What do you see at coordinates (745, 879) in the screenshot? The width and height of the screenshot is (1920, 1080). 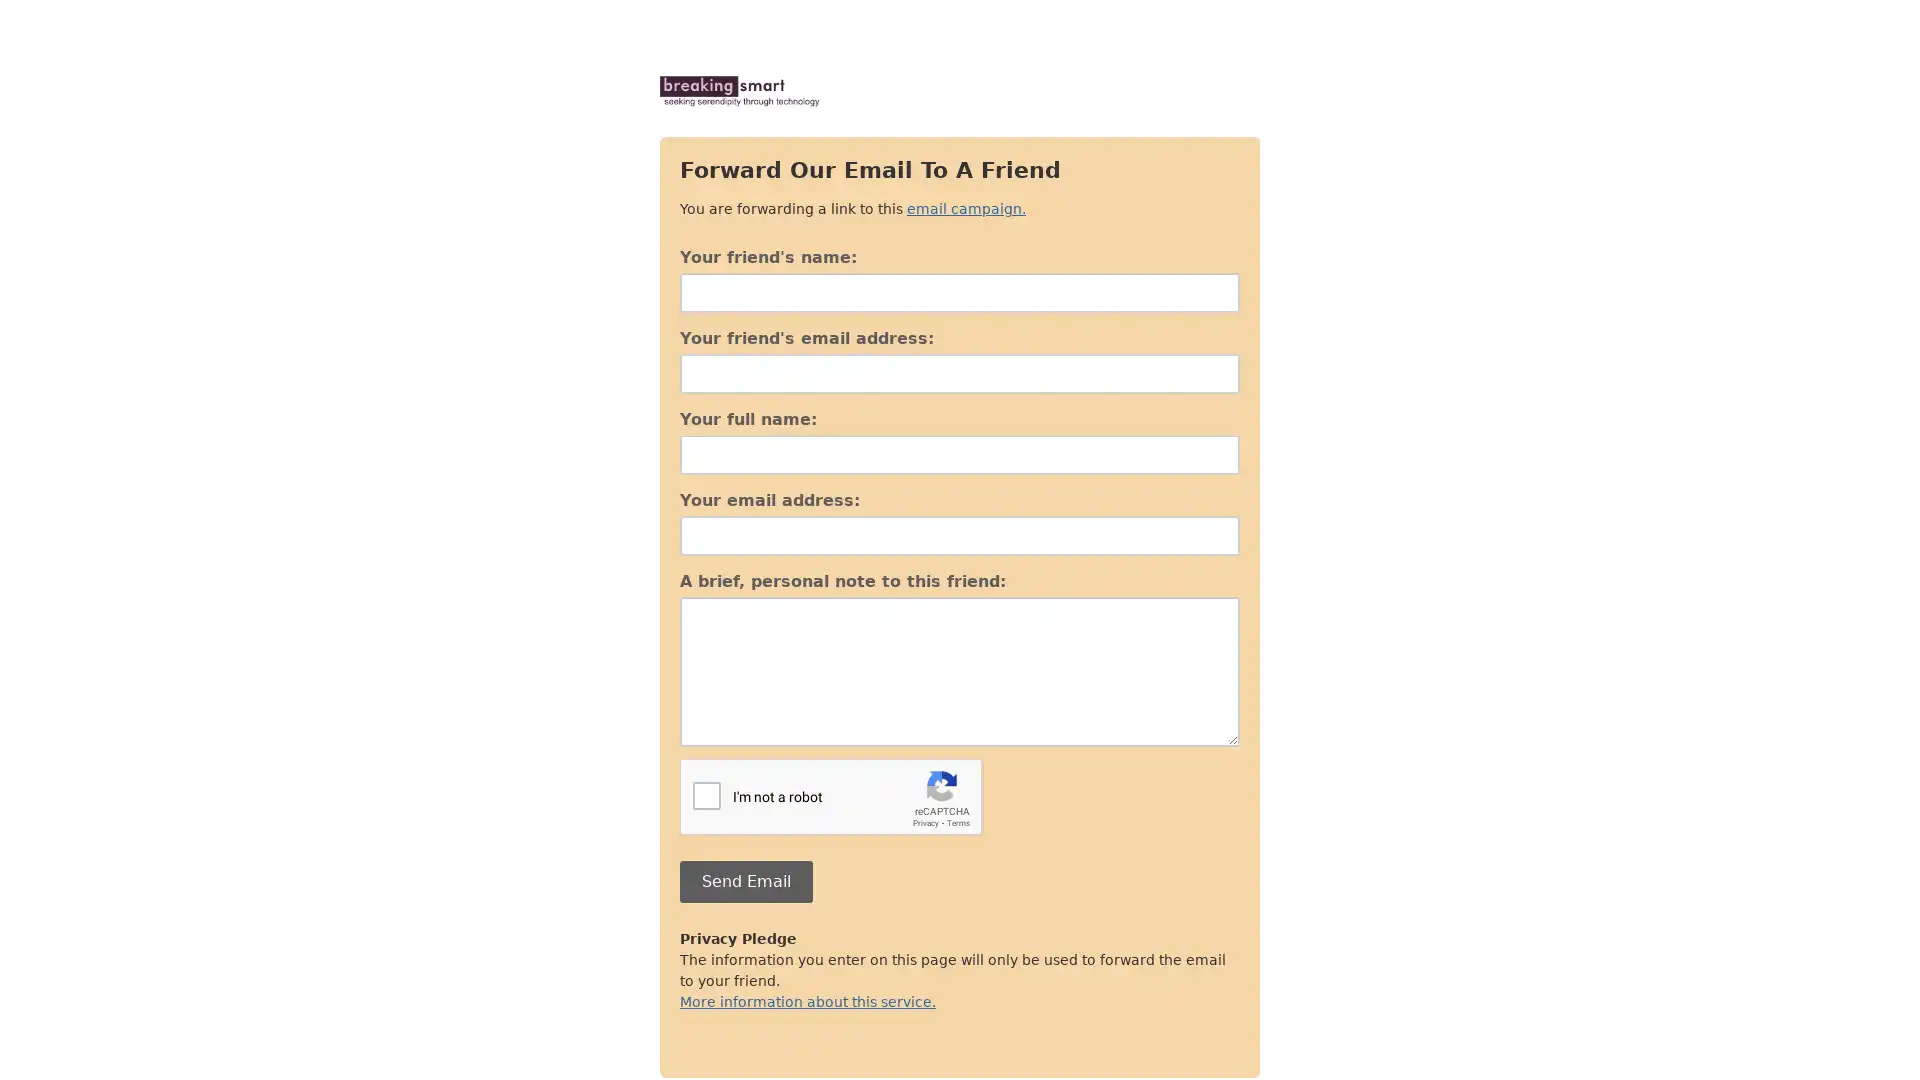 I see `Send Email` at bounding box center [745, 879].